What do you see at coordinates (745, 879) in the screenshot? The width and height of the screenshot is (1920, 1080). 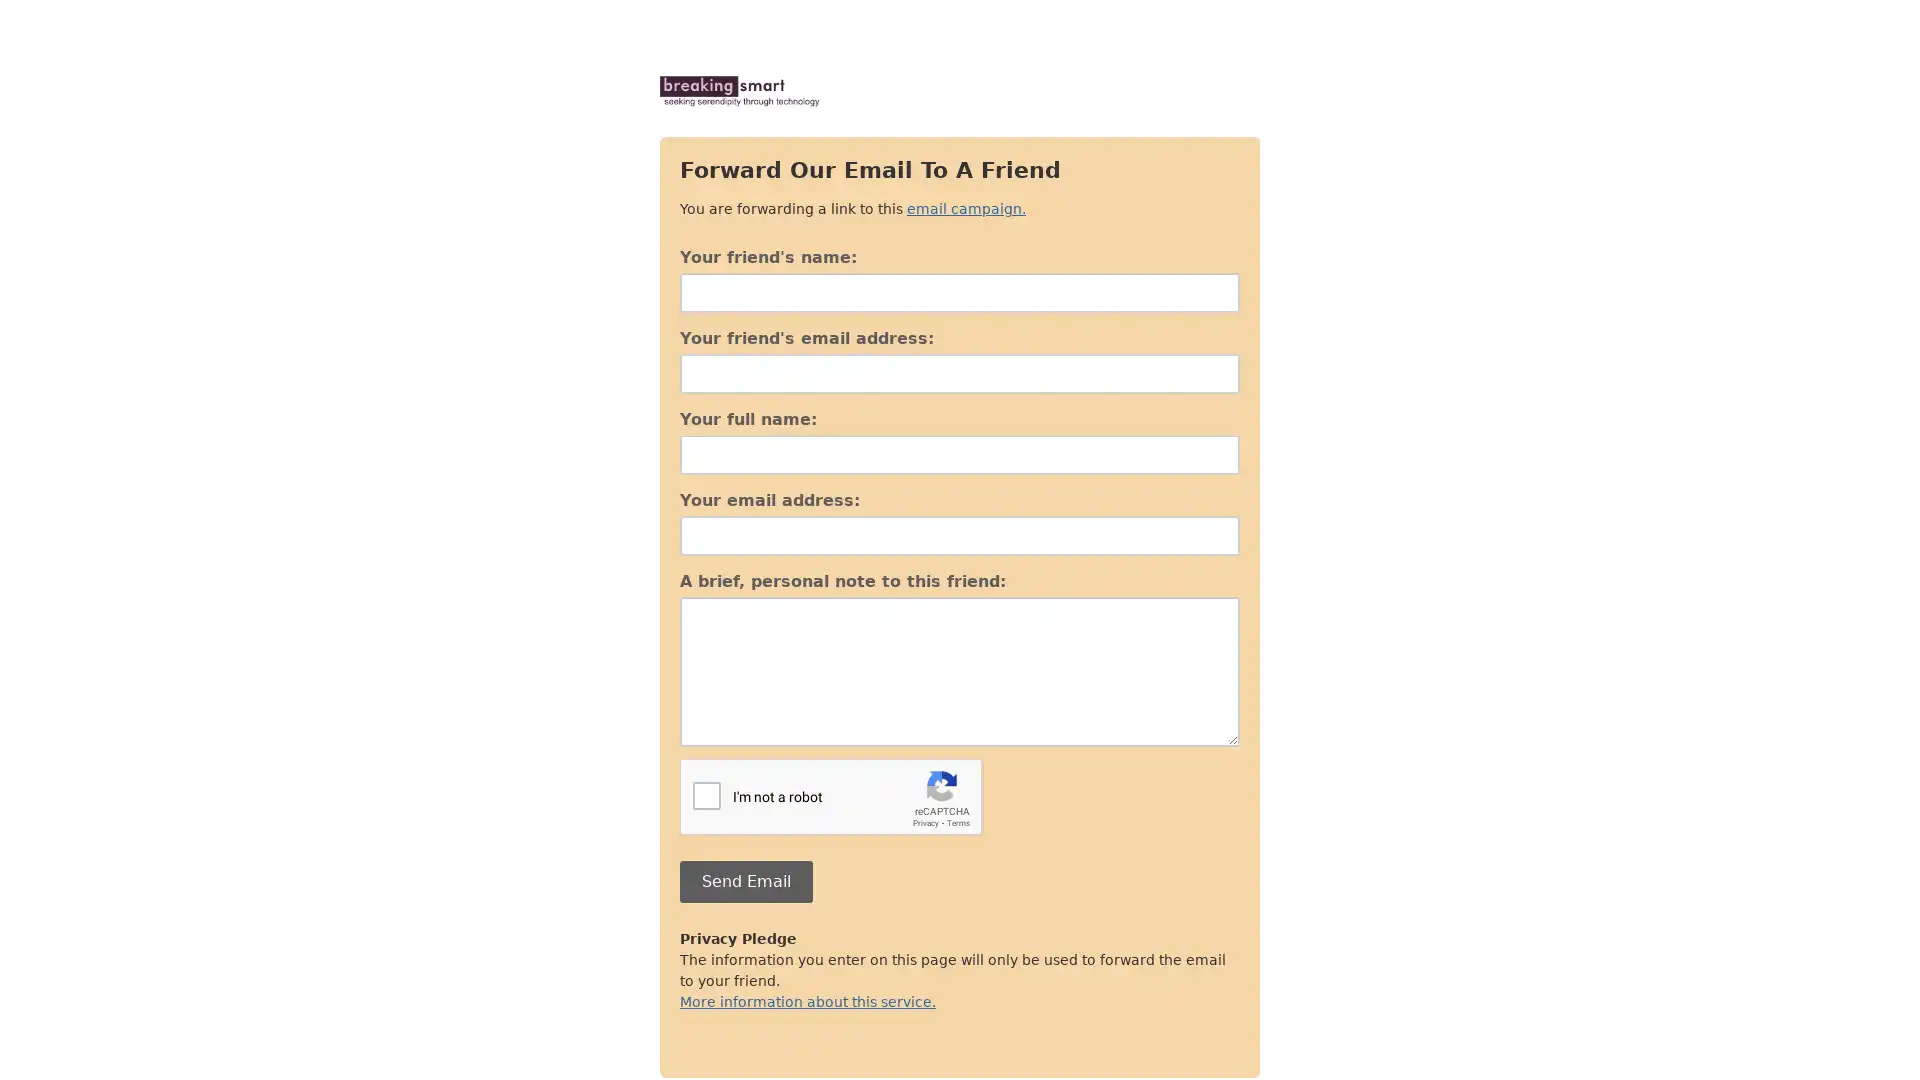 I see `Send Email` at bounding box center [745, 879].